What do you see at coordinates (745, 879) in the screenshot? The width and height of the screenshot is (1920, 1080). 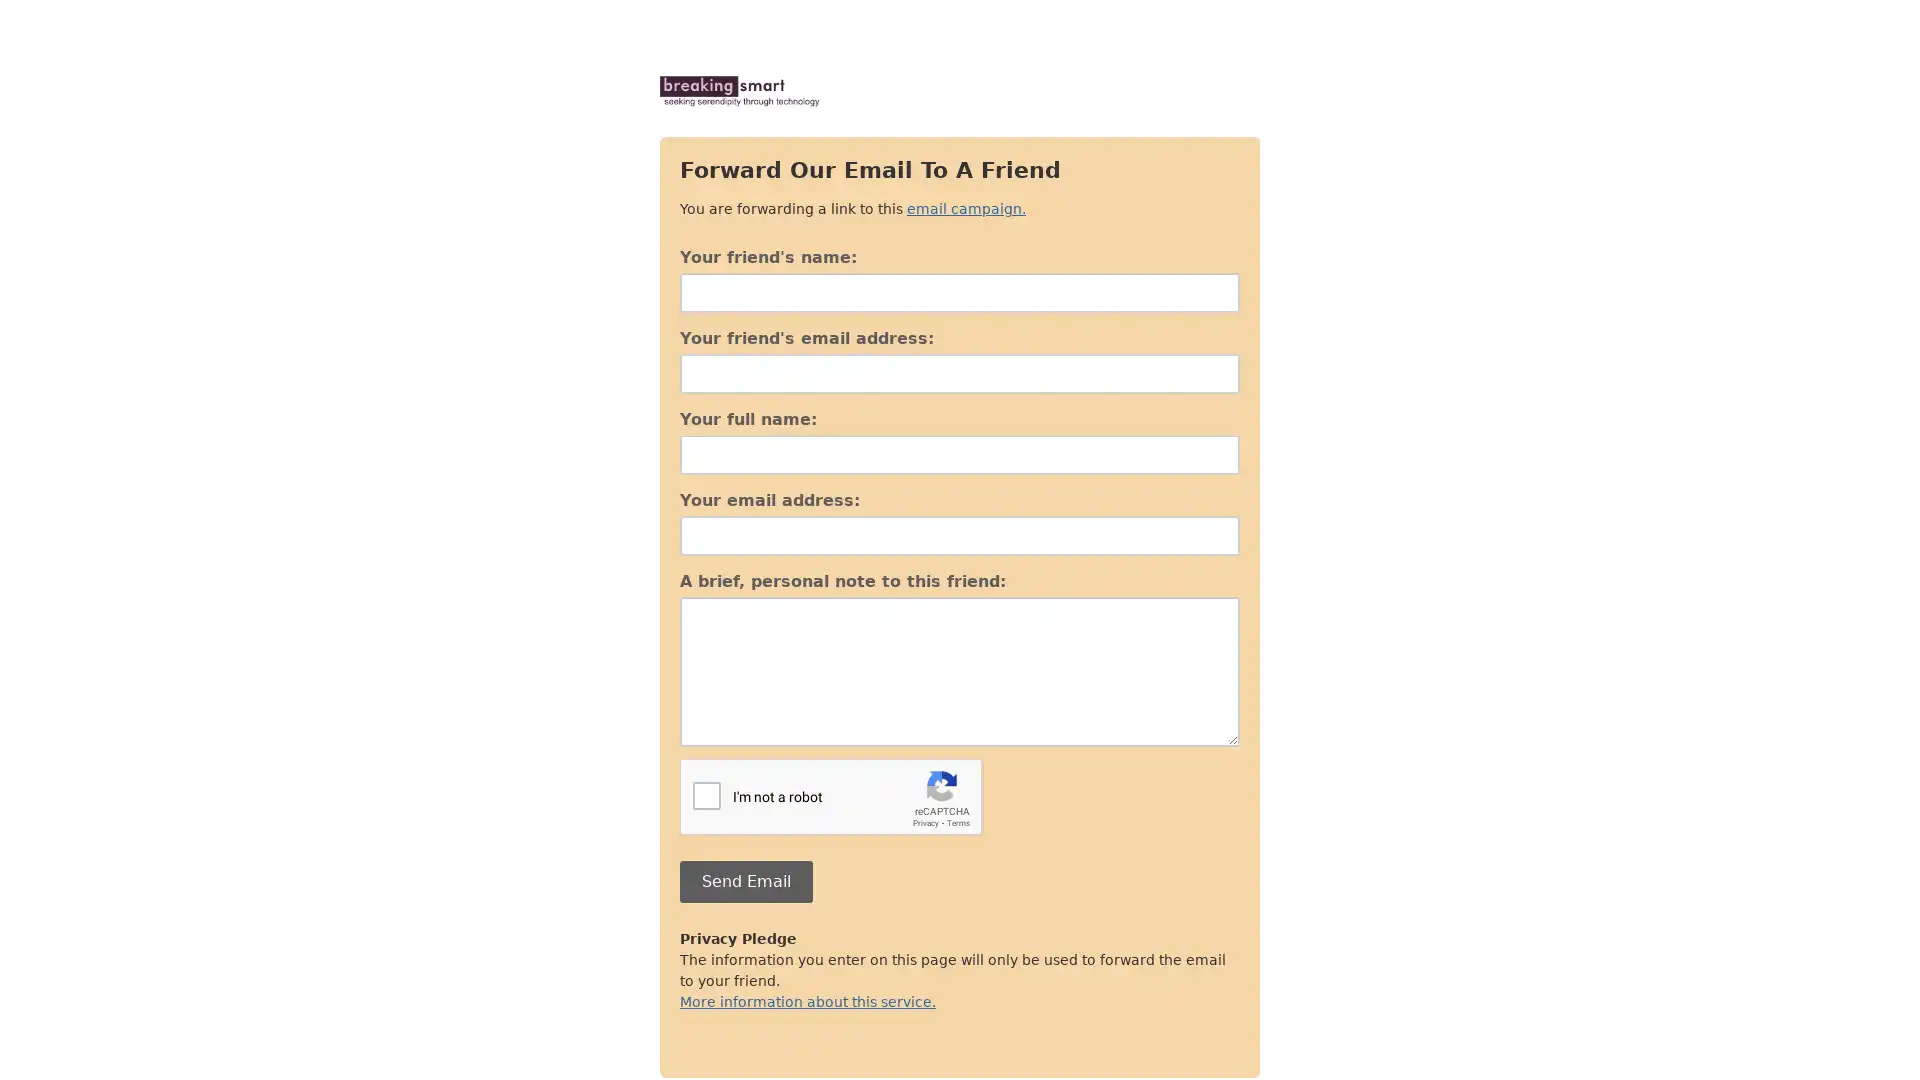 I see `Send Email` at bounding box center [745, 879].